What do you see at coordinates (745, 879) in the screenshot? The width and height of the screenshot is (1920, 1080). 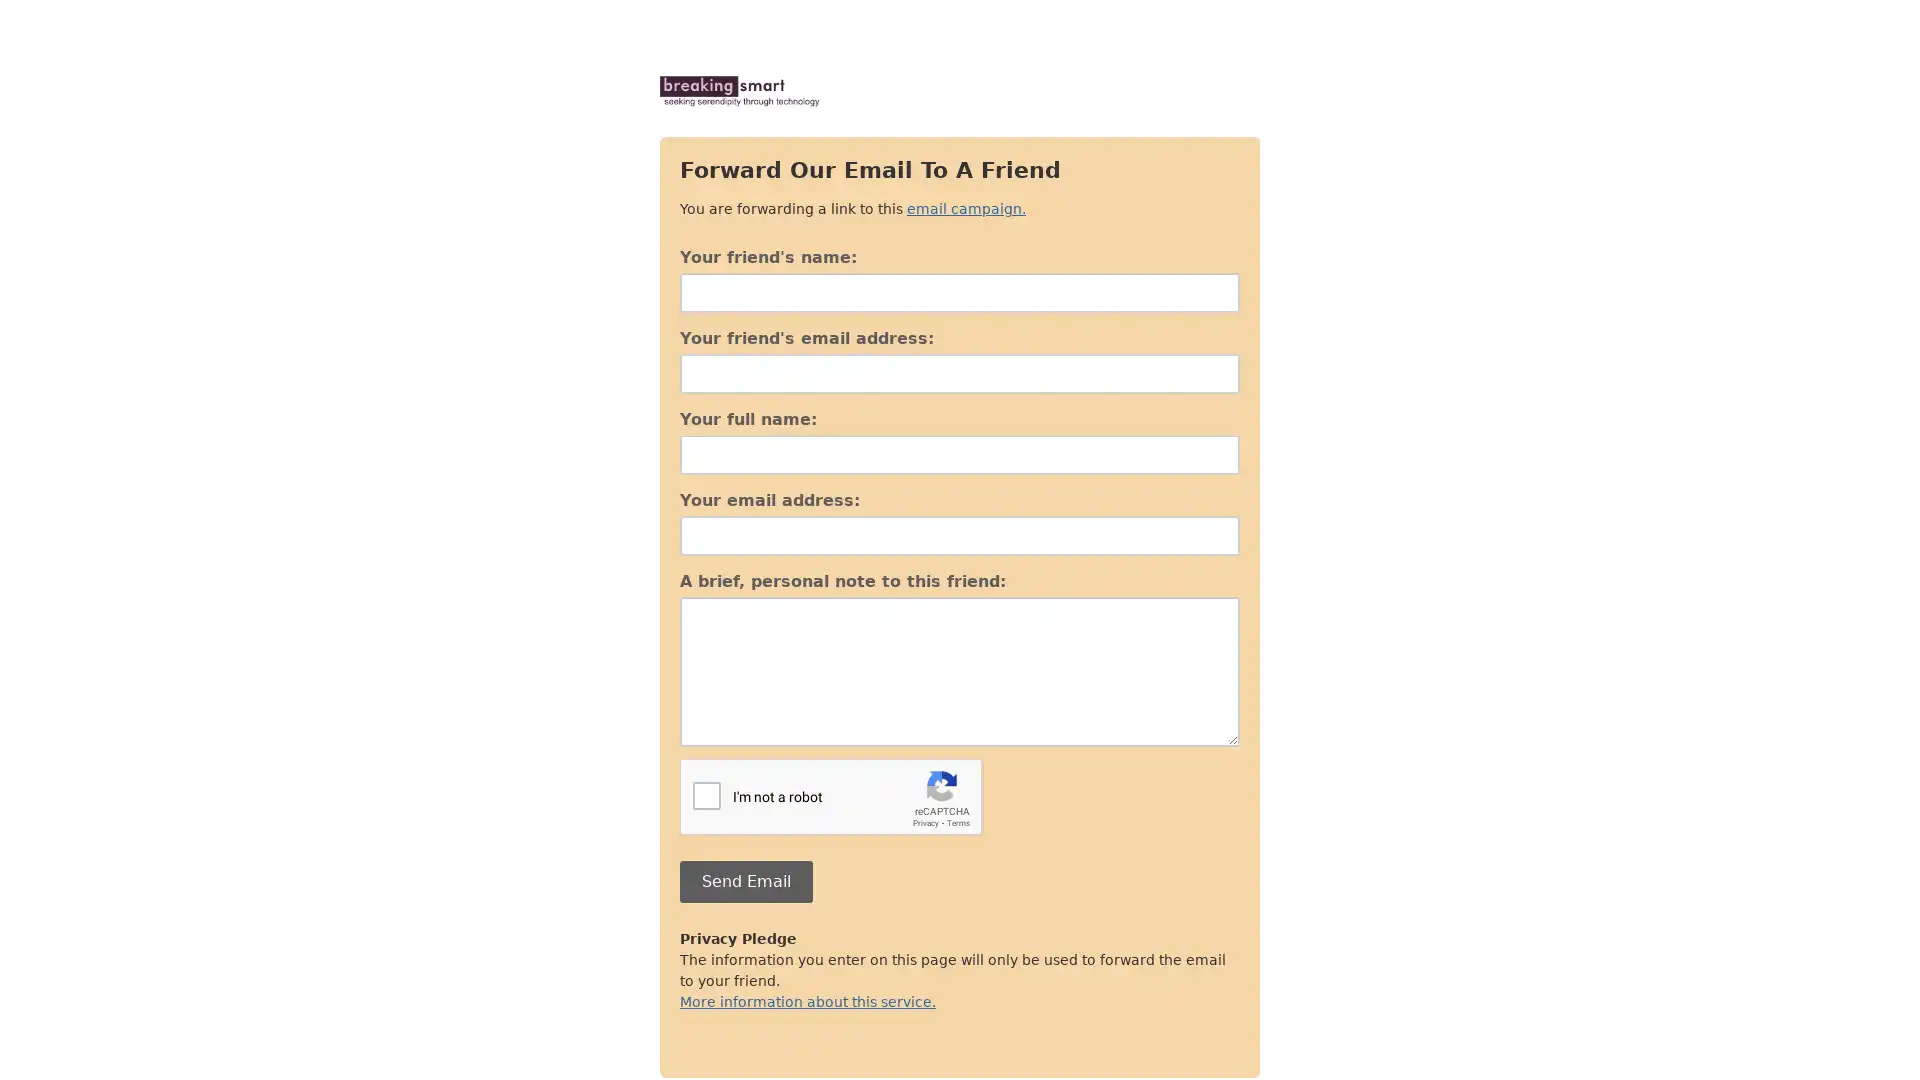 I see `Send Email` at bounding box center [745, 879].